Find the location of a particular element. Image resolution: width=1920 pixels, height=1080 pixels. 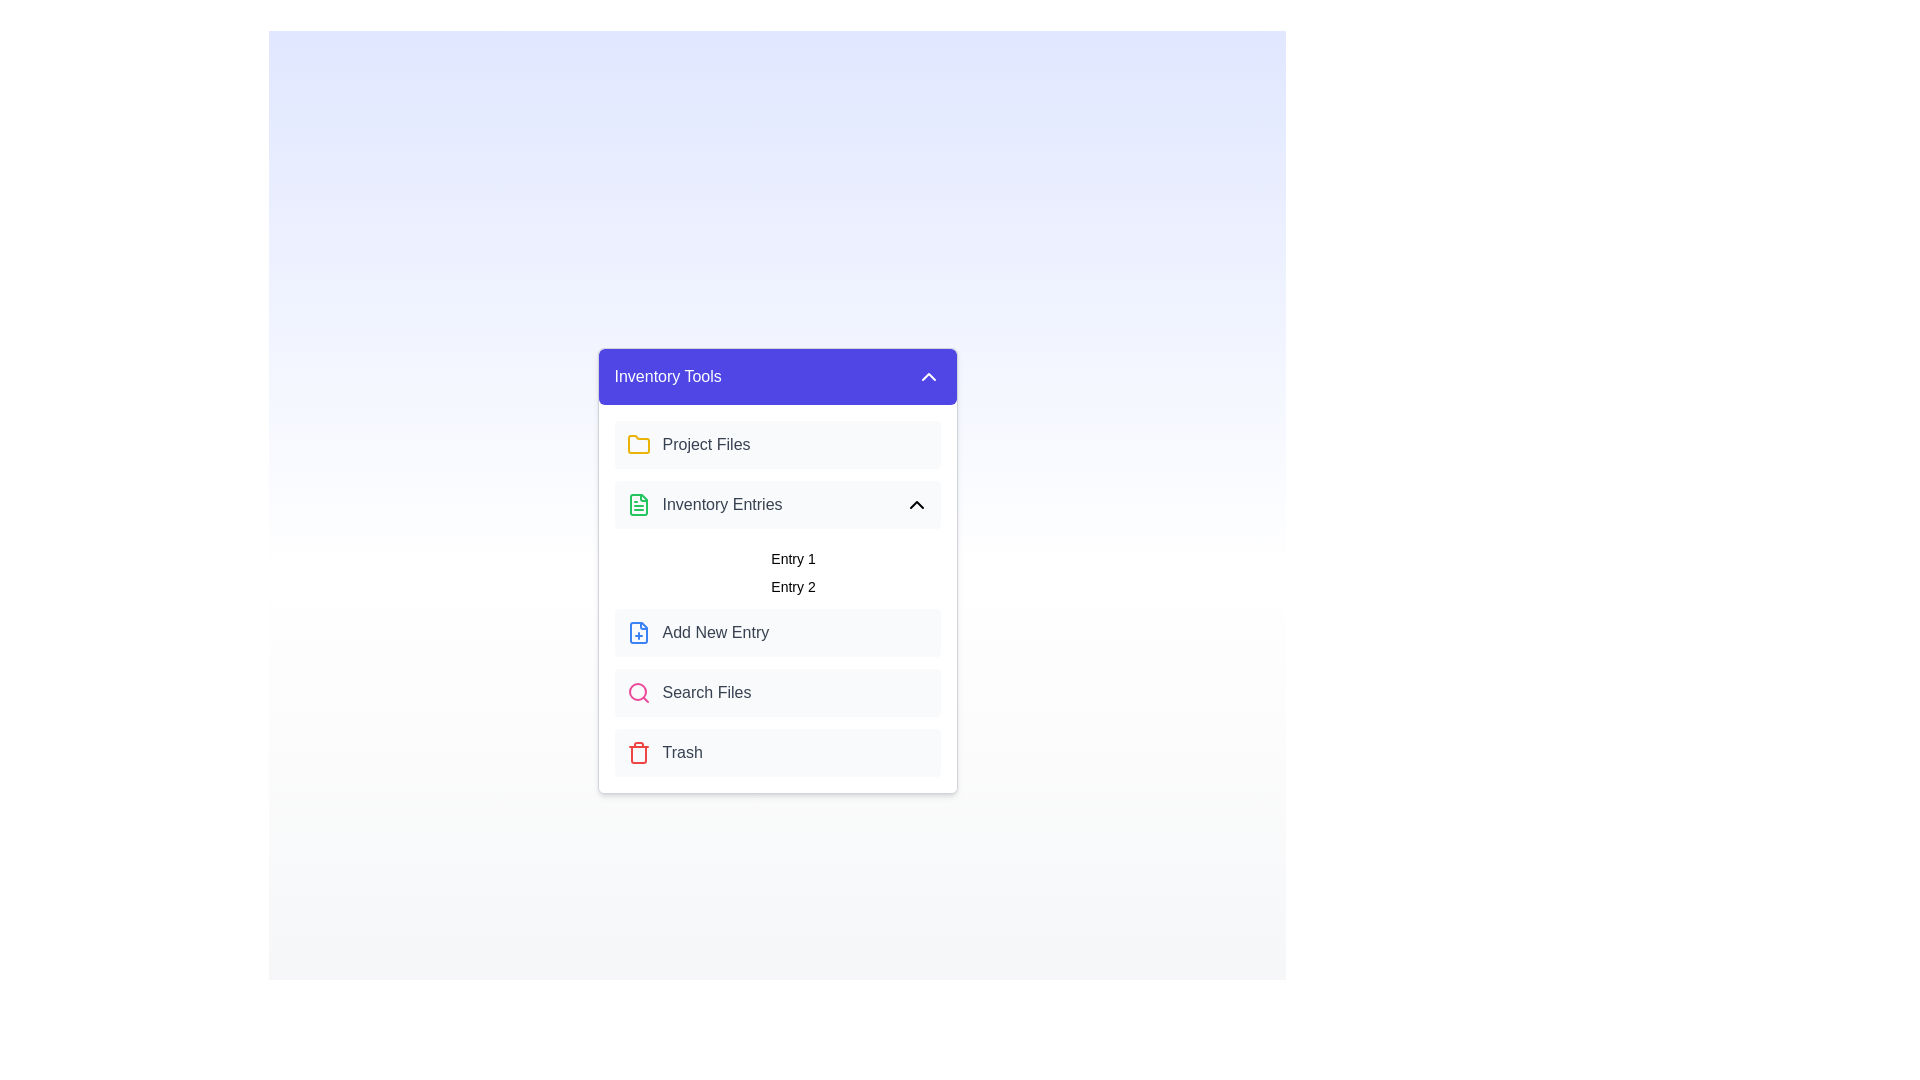

the pink search icon (magnifying glass) located on the left side of the 'Search Files' row, which is the fourth item from the top is located at coordinates (637, 692).